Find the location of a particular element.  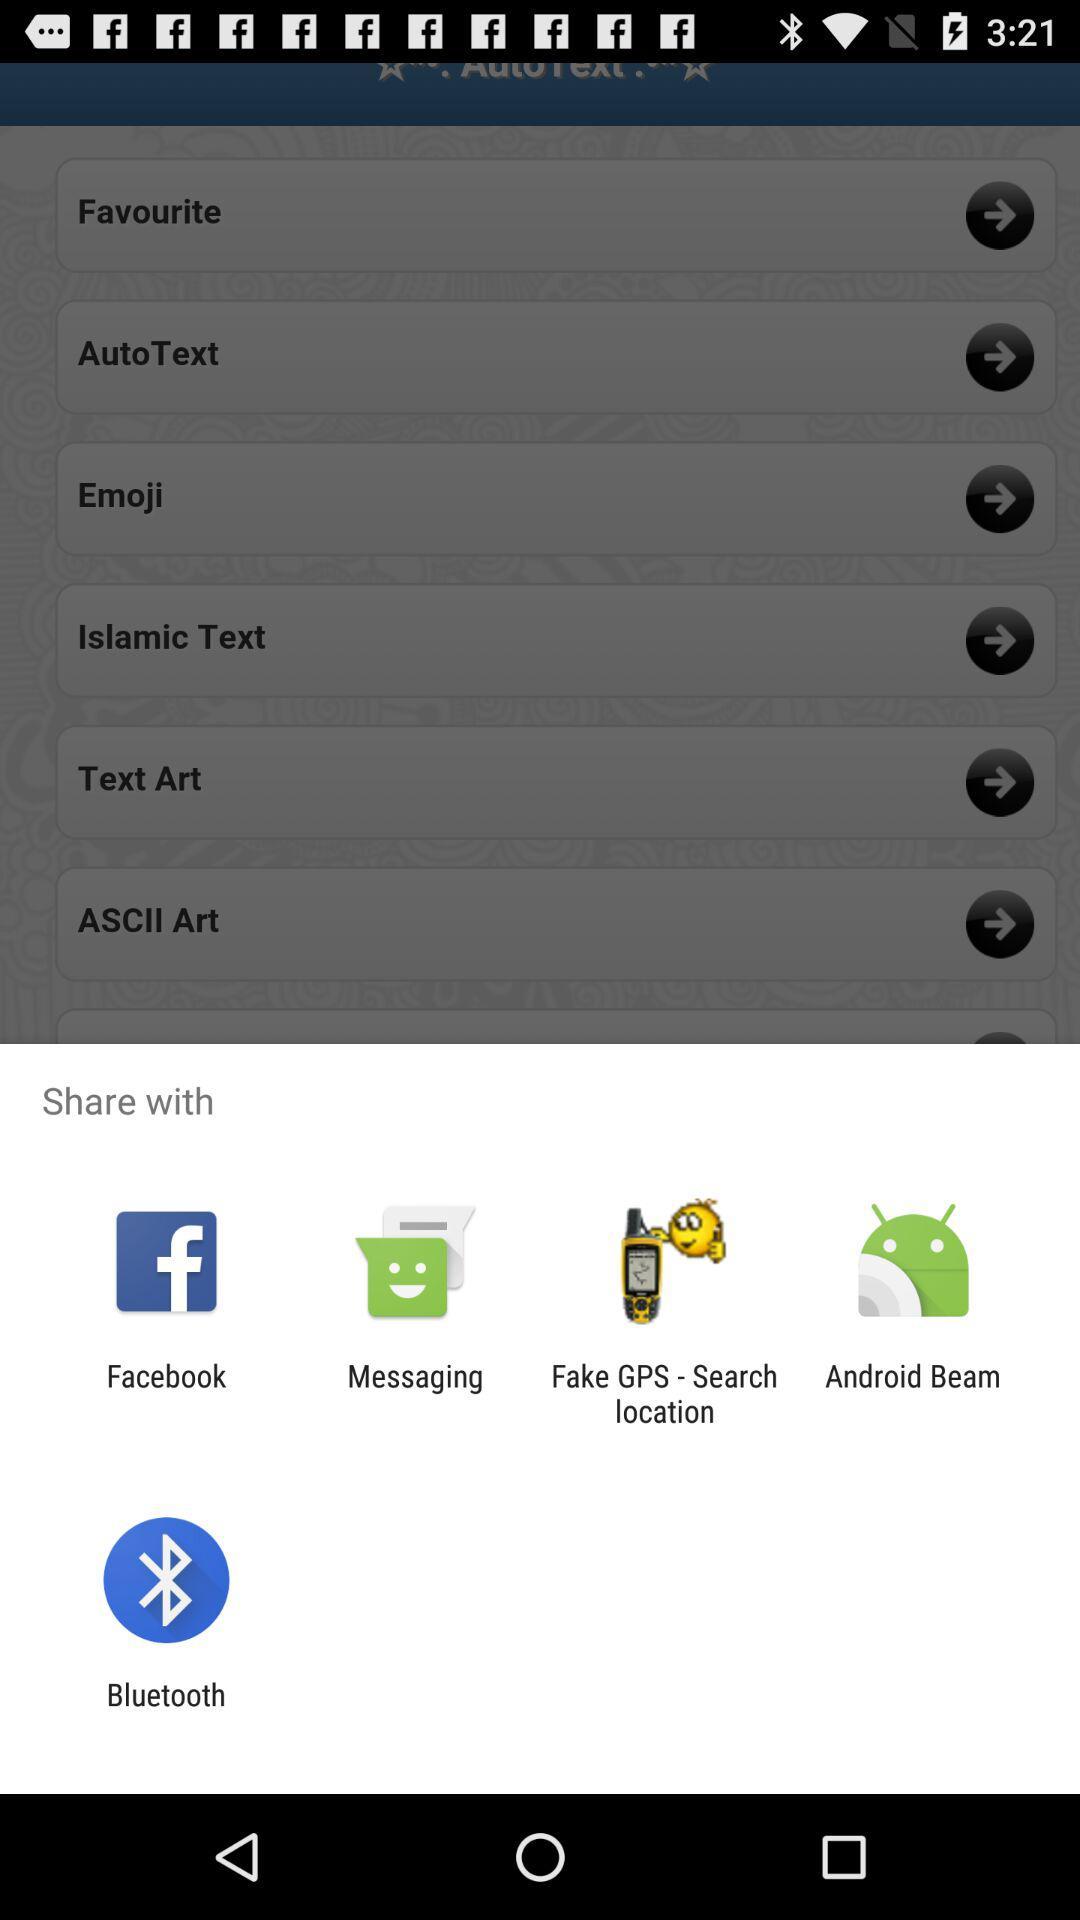

app at the bottom right corner is located at coordinates (913, 1392).